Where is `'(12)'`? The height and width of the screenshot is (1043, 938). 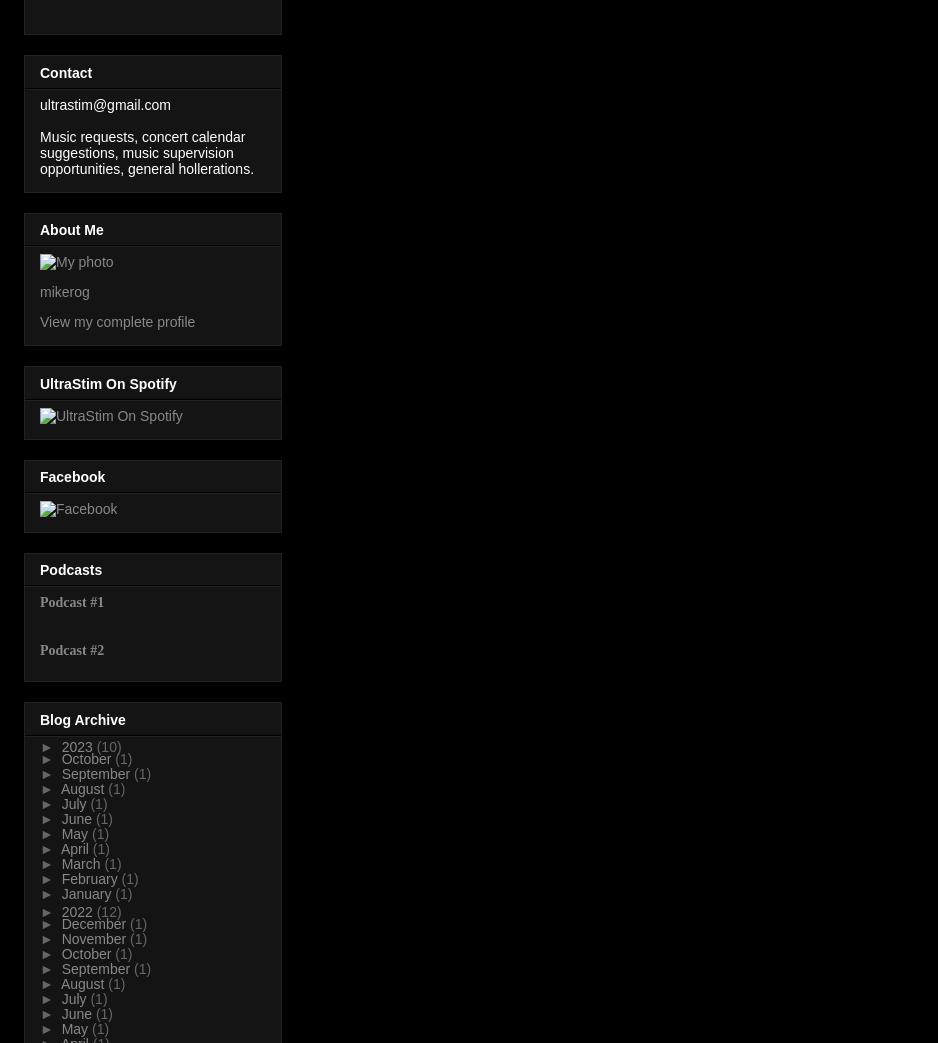 '(12)' is located at coordinates (95, 910).